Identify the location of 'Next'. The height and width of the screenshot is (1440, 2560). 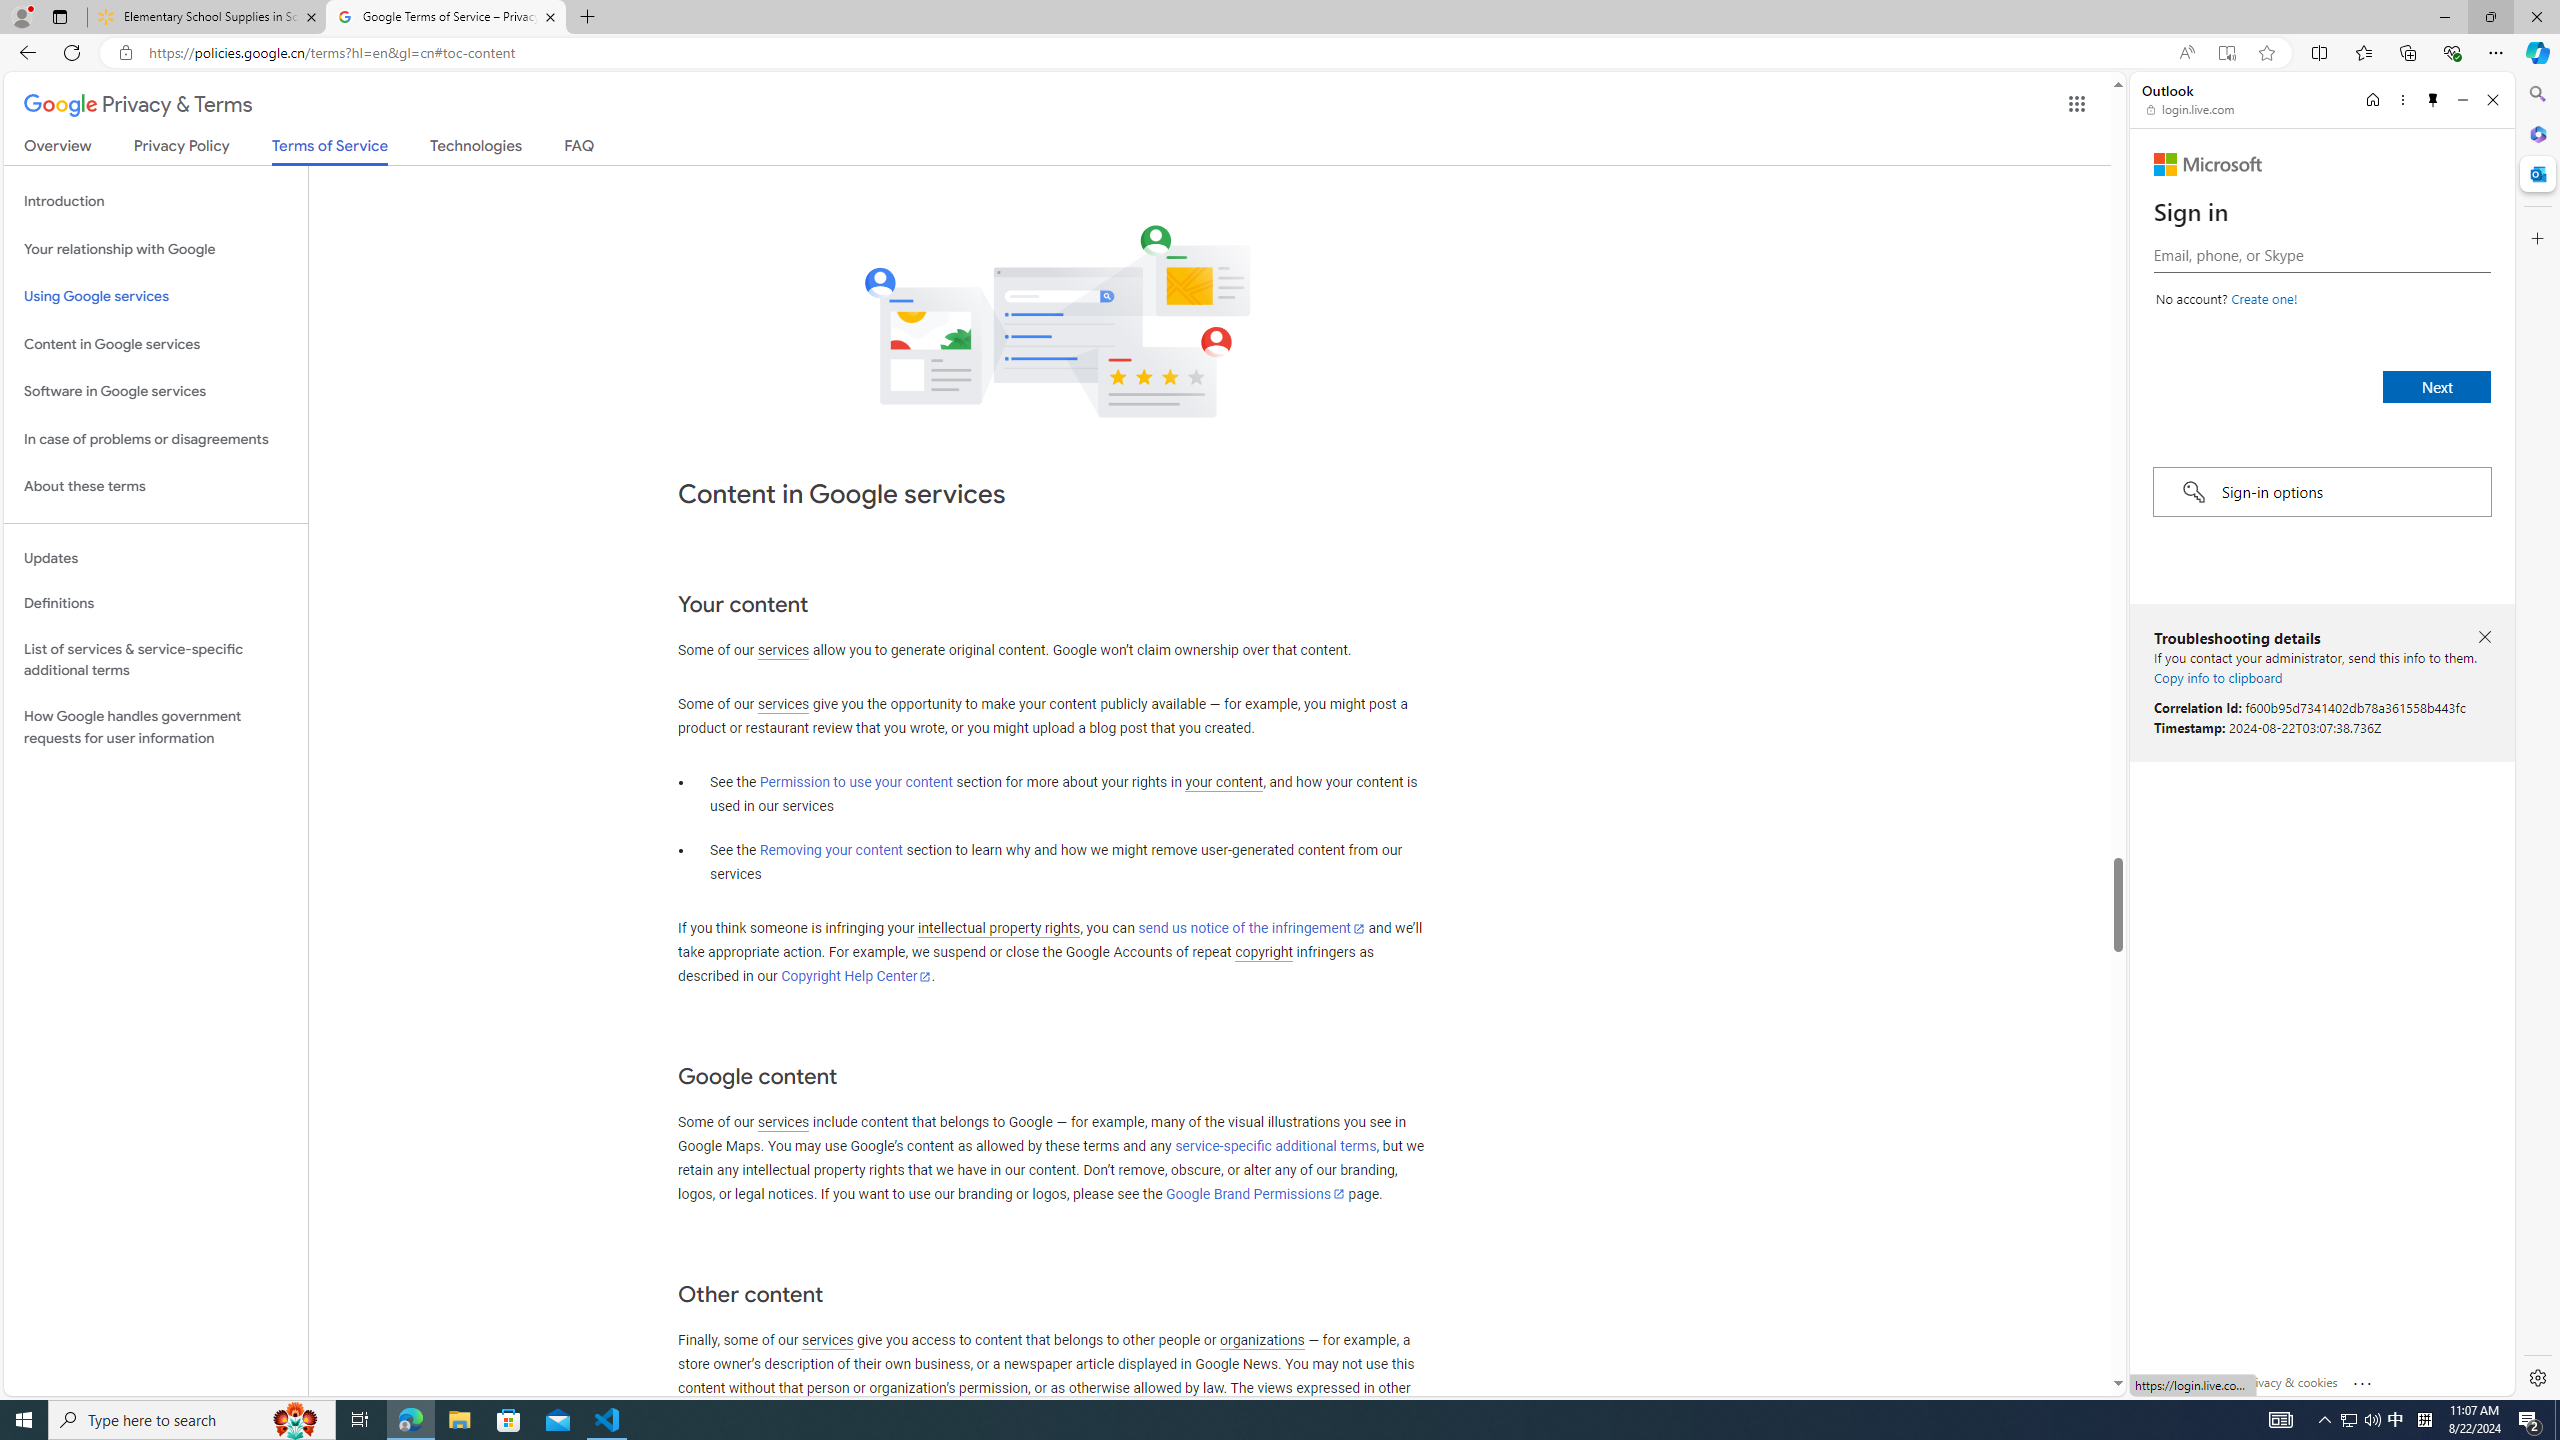
(2437, 386).